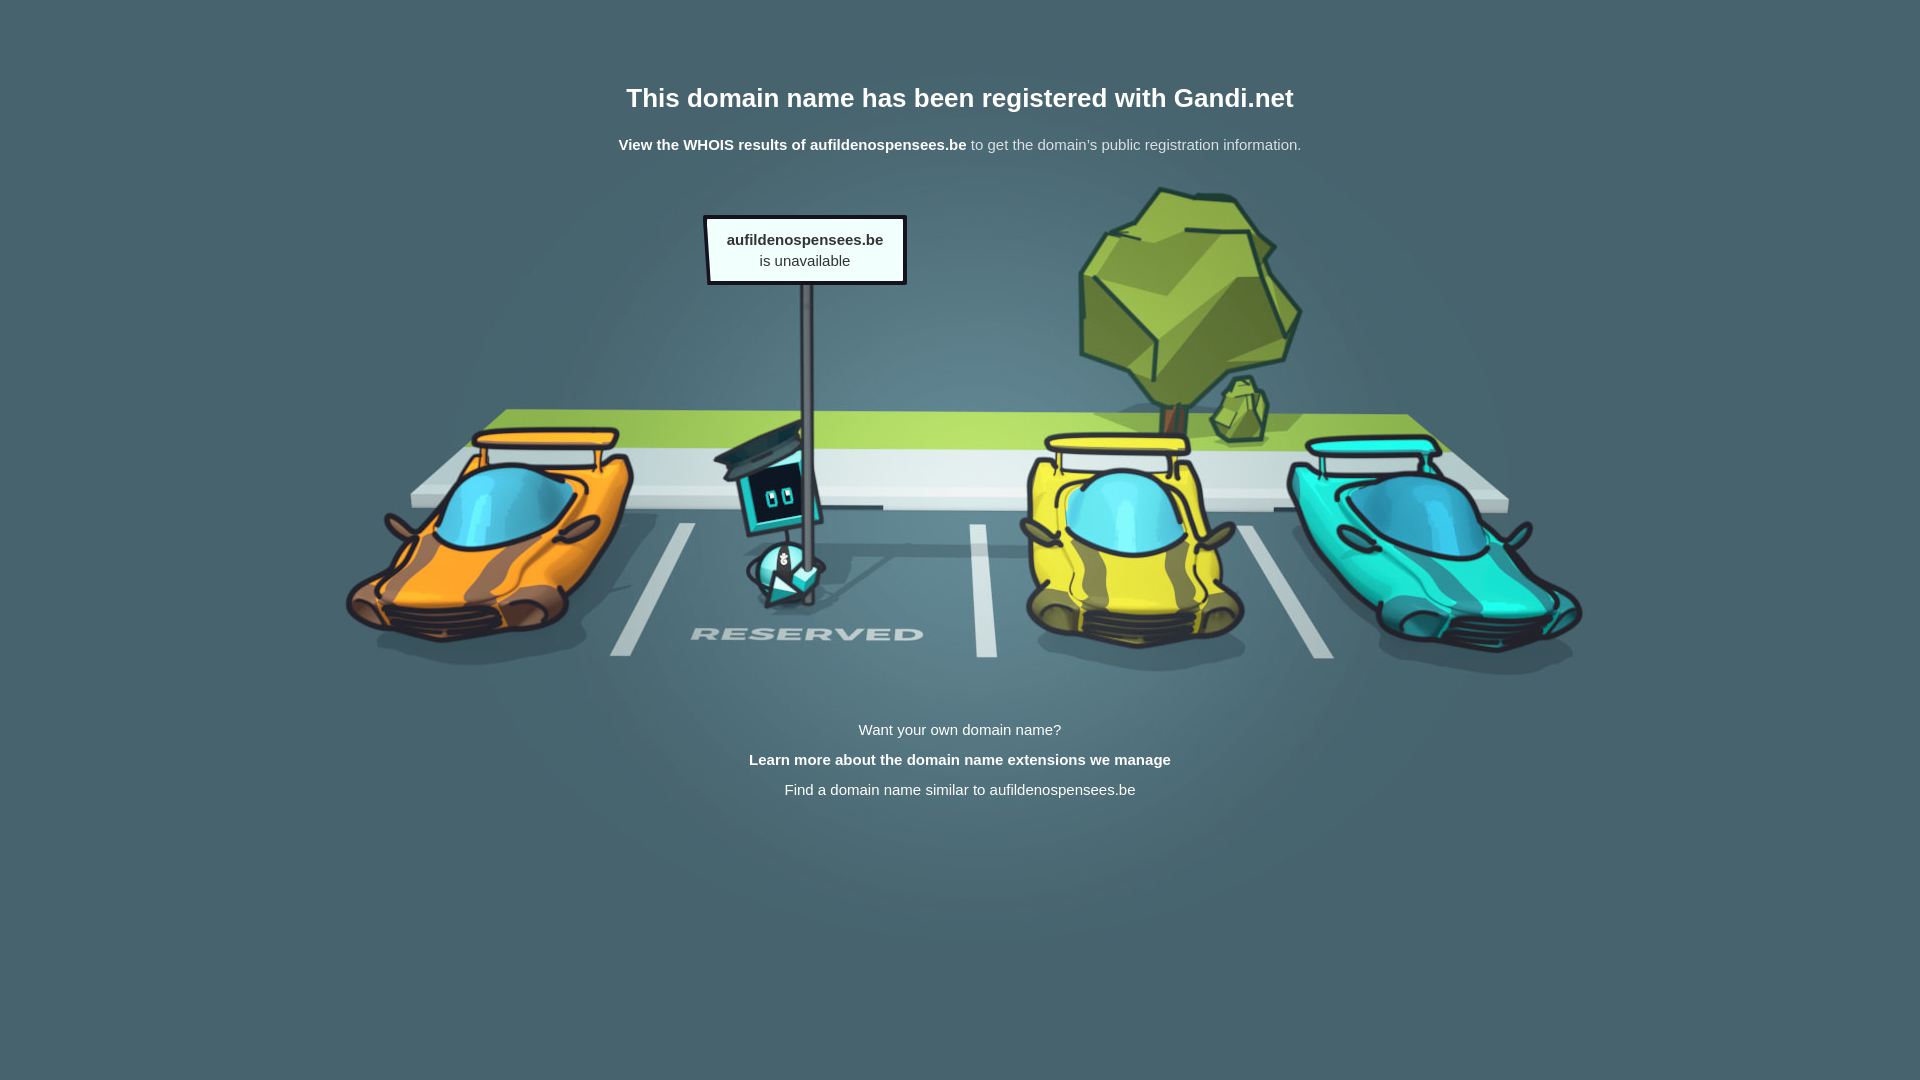 Image resolution: width=1920 pixels, height=1080 pixels. Describe the element at coordinates (791, 143) in the screenshot. I see `'View the WHOIS results of aufildenospensees.be'` at that location.